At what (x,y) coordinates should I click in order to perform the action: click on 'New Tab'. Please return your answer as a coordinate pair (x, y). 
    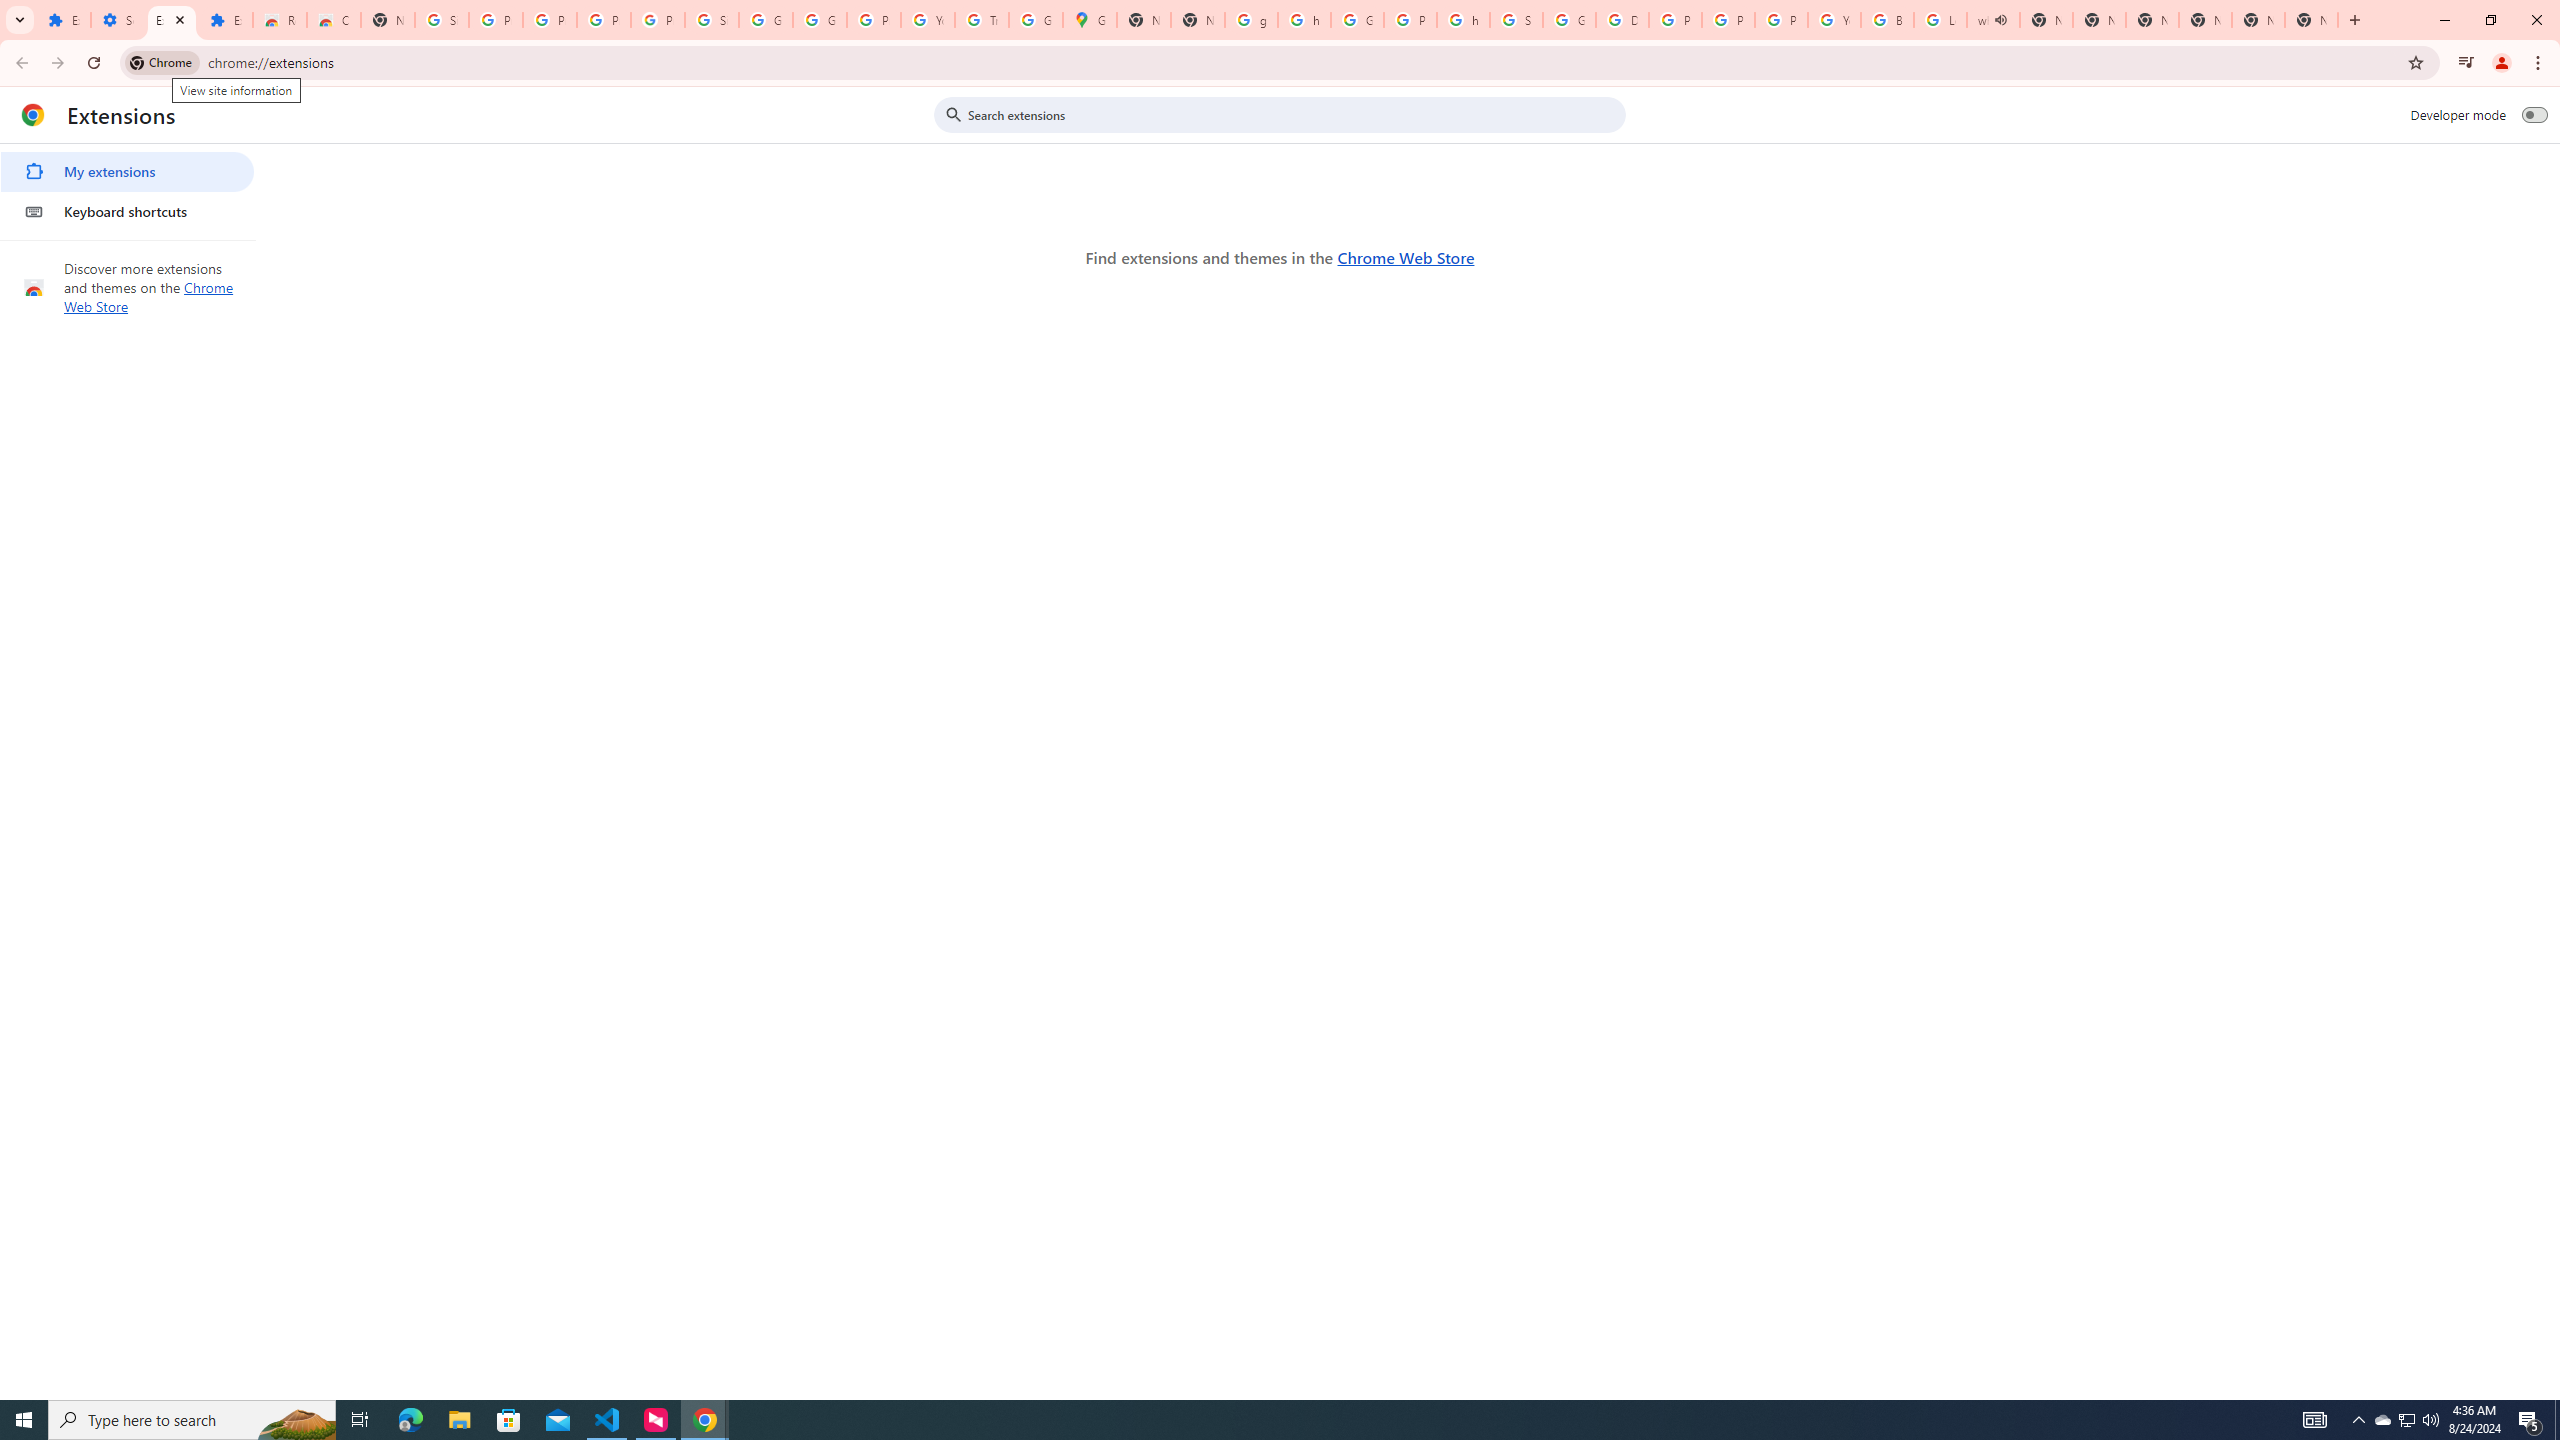
    Looking at the image, I should click on (2311, 19).